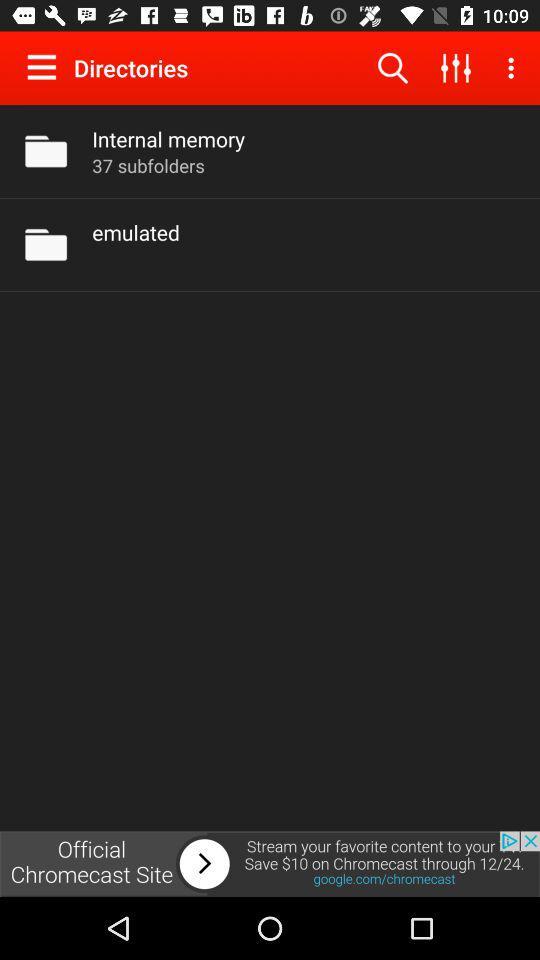  Describe the element at coordinates (46, 67) in the screenshot. I see `open menu option` at that location.